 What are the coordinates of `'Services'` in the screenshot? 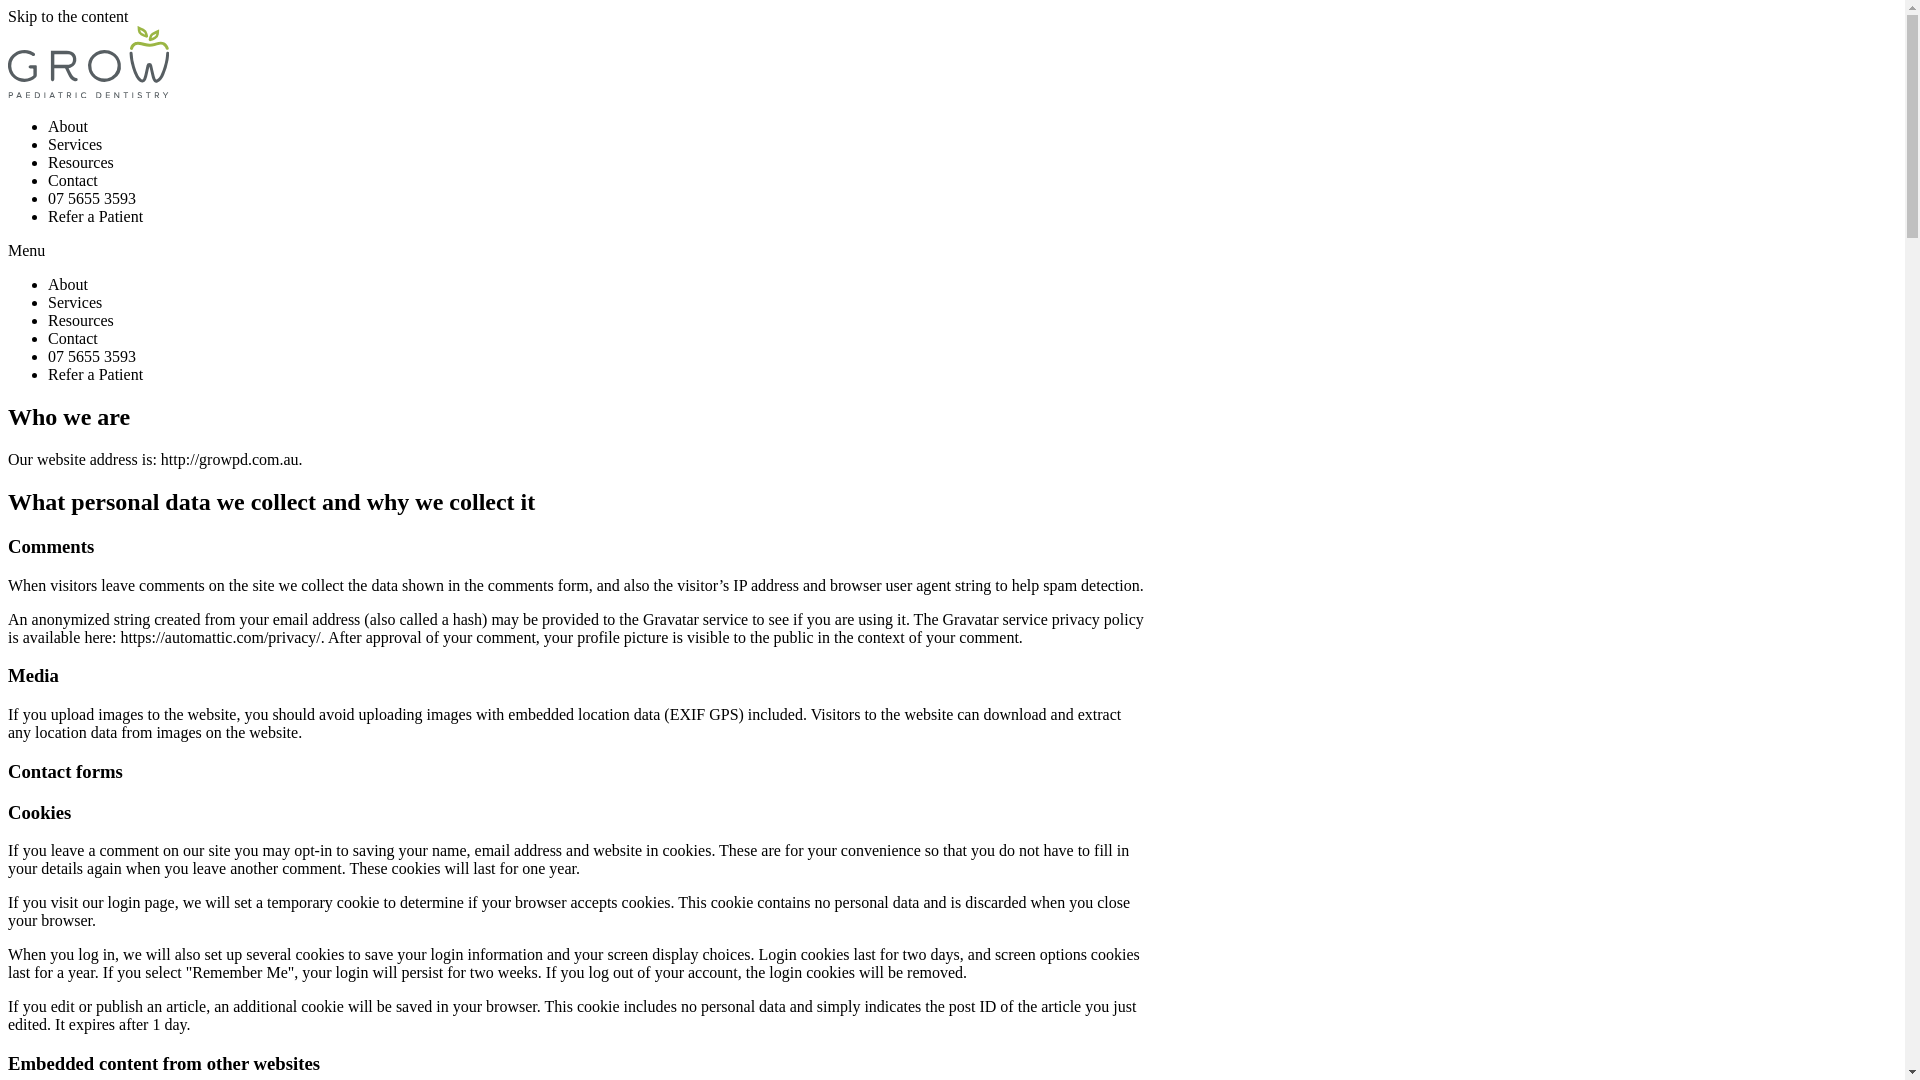 It's located at (75, 143).